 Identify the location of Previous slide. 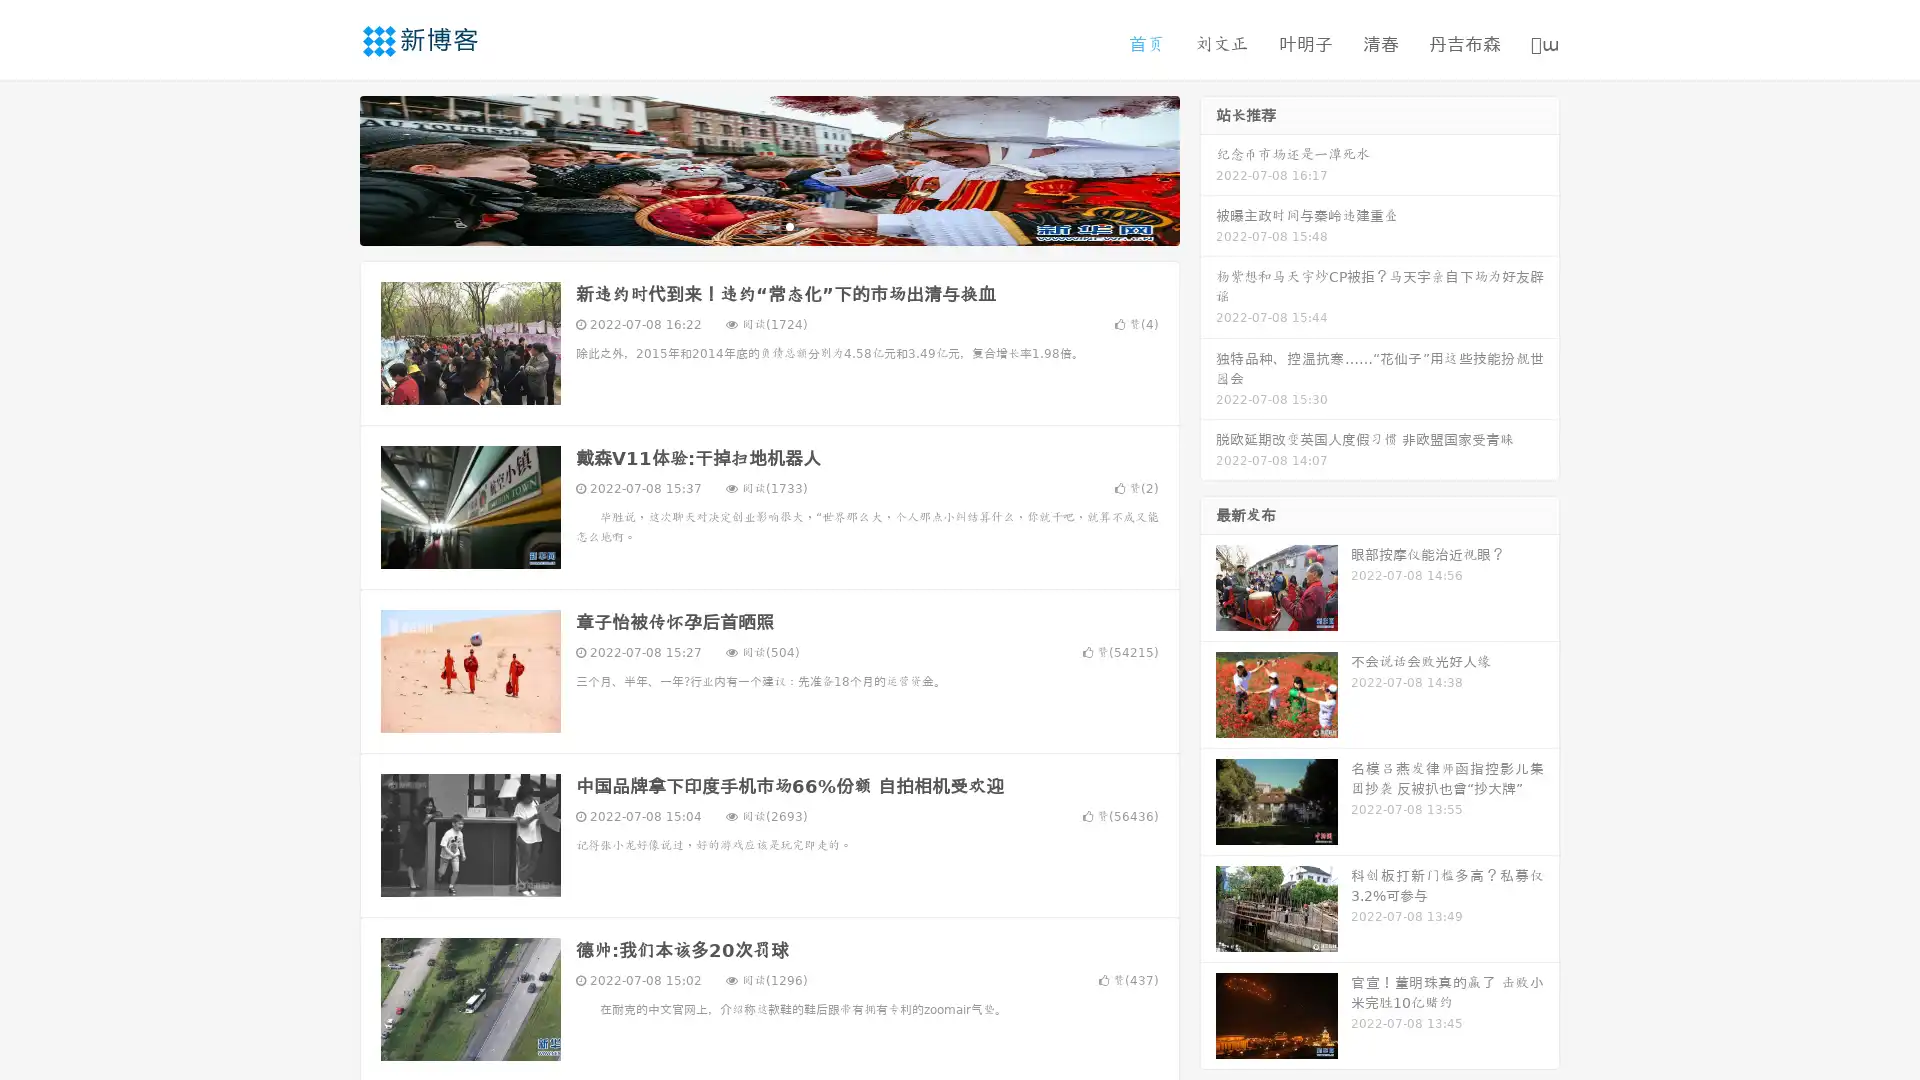
(330, 168).